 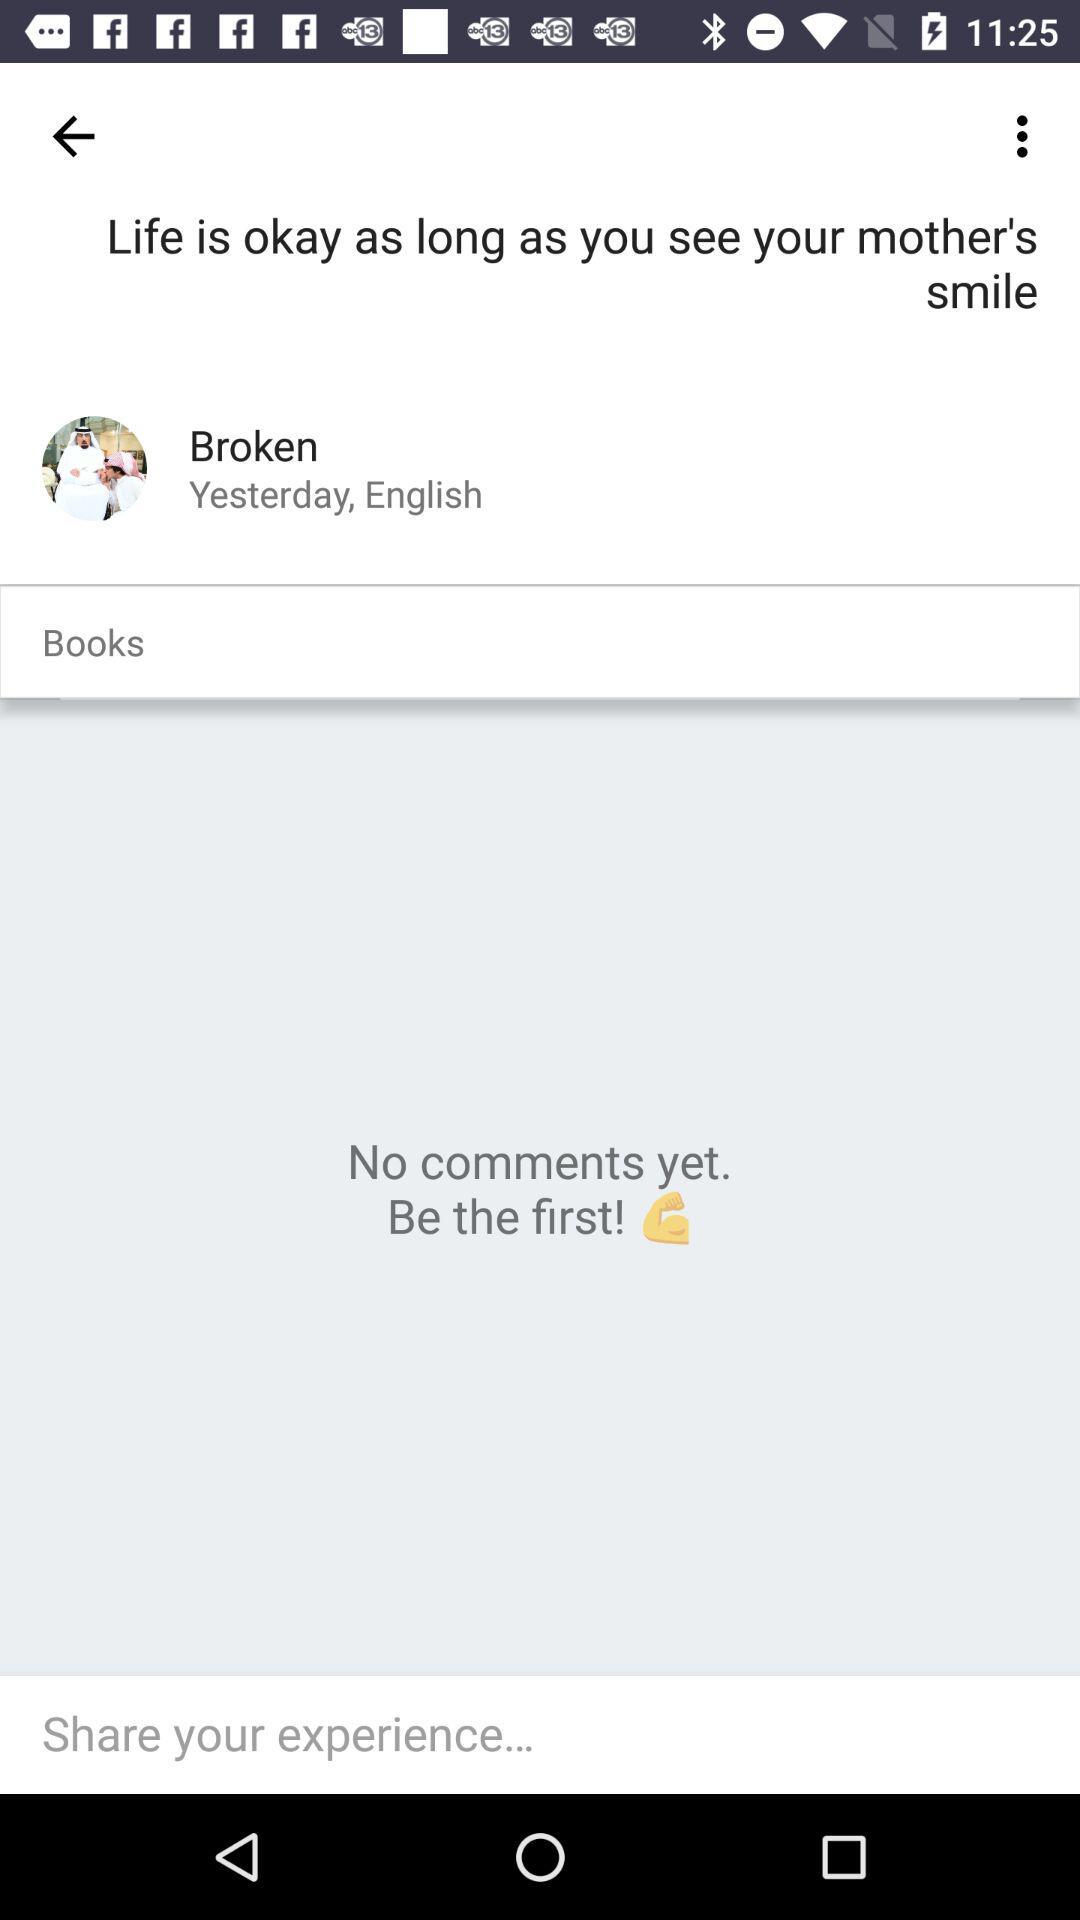 I want to click on allows you to respond to a comment, so click(x=550, y=1734).